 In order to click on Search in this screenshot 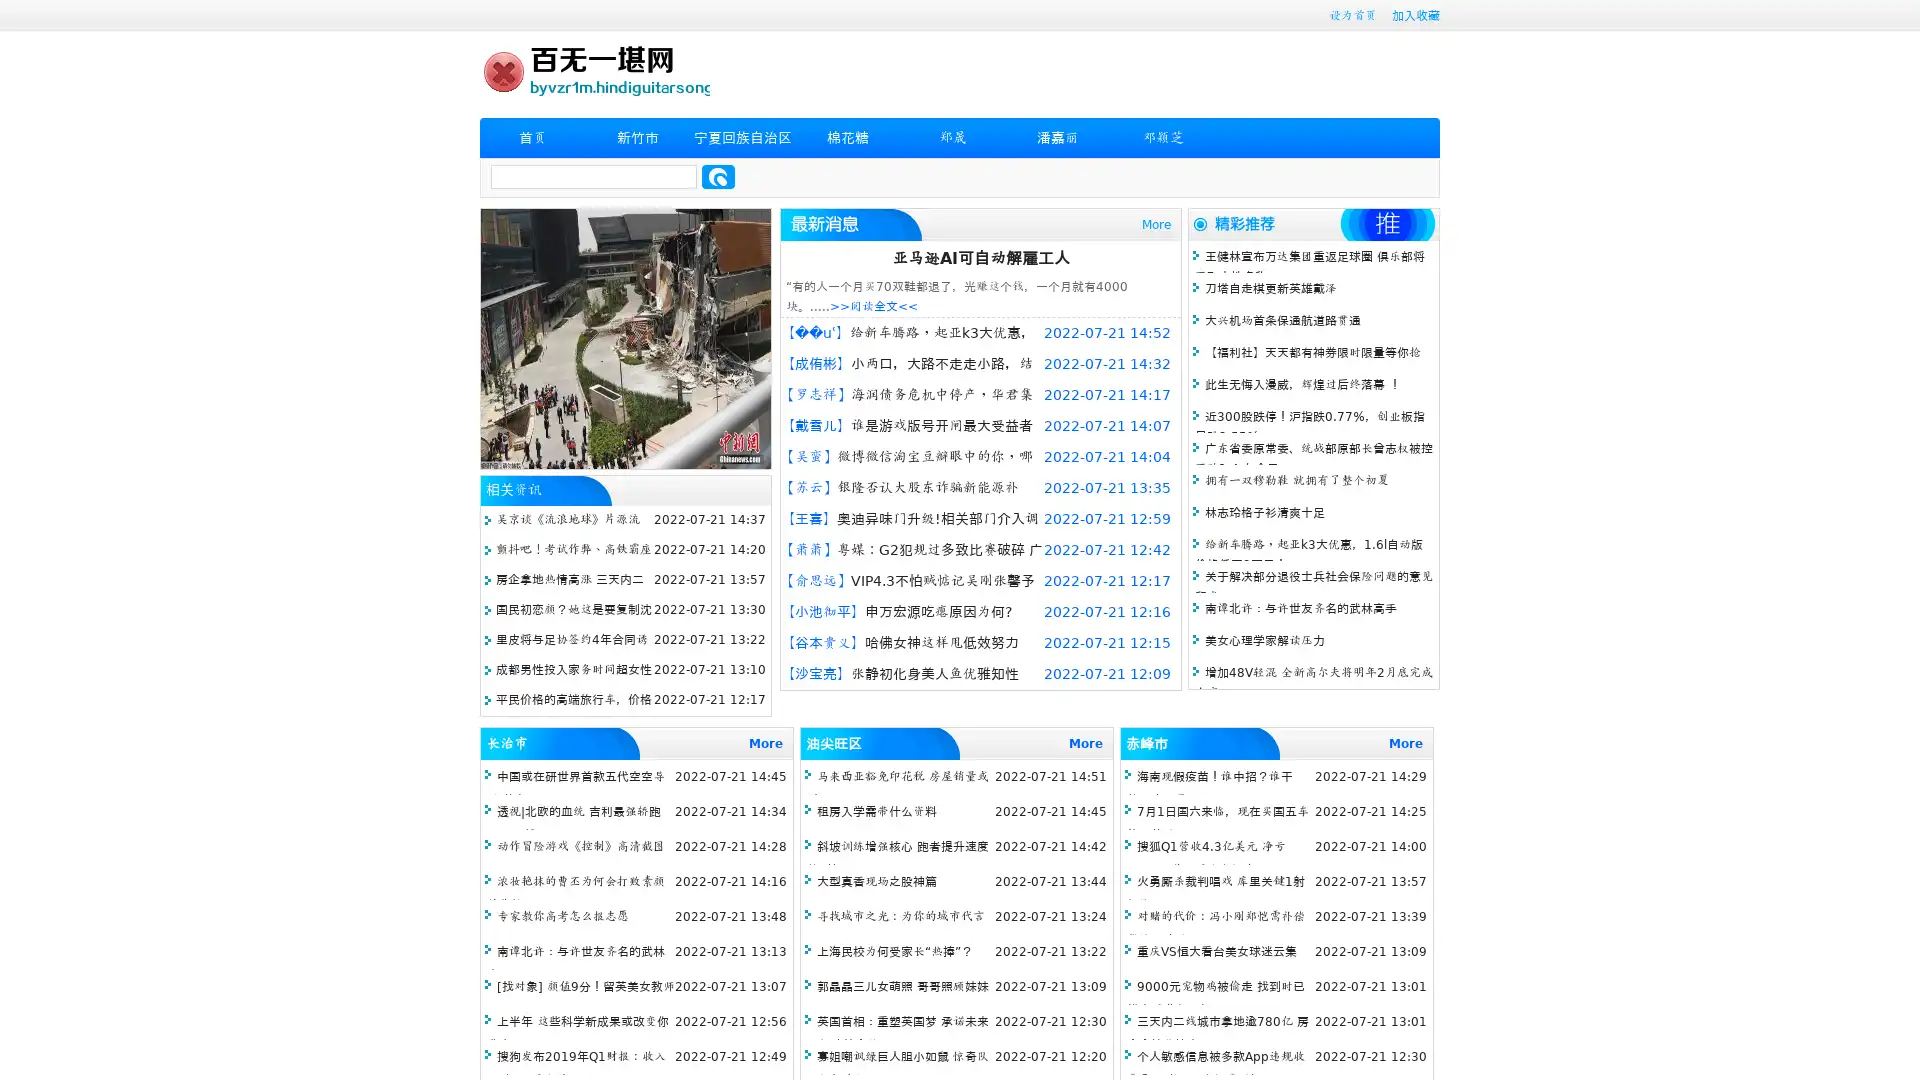, I will do `click(718, 176)`.